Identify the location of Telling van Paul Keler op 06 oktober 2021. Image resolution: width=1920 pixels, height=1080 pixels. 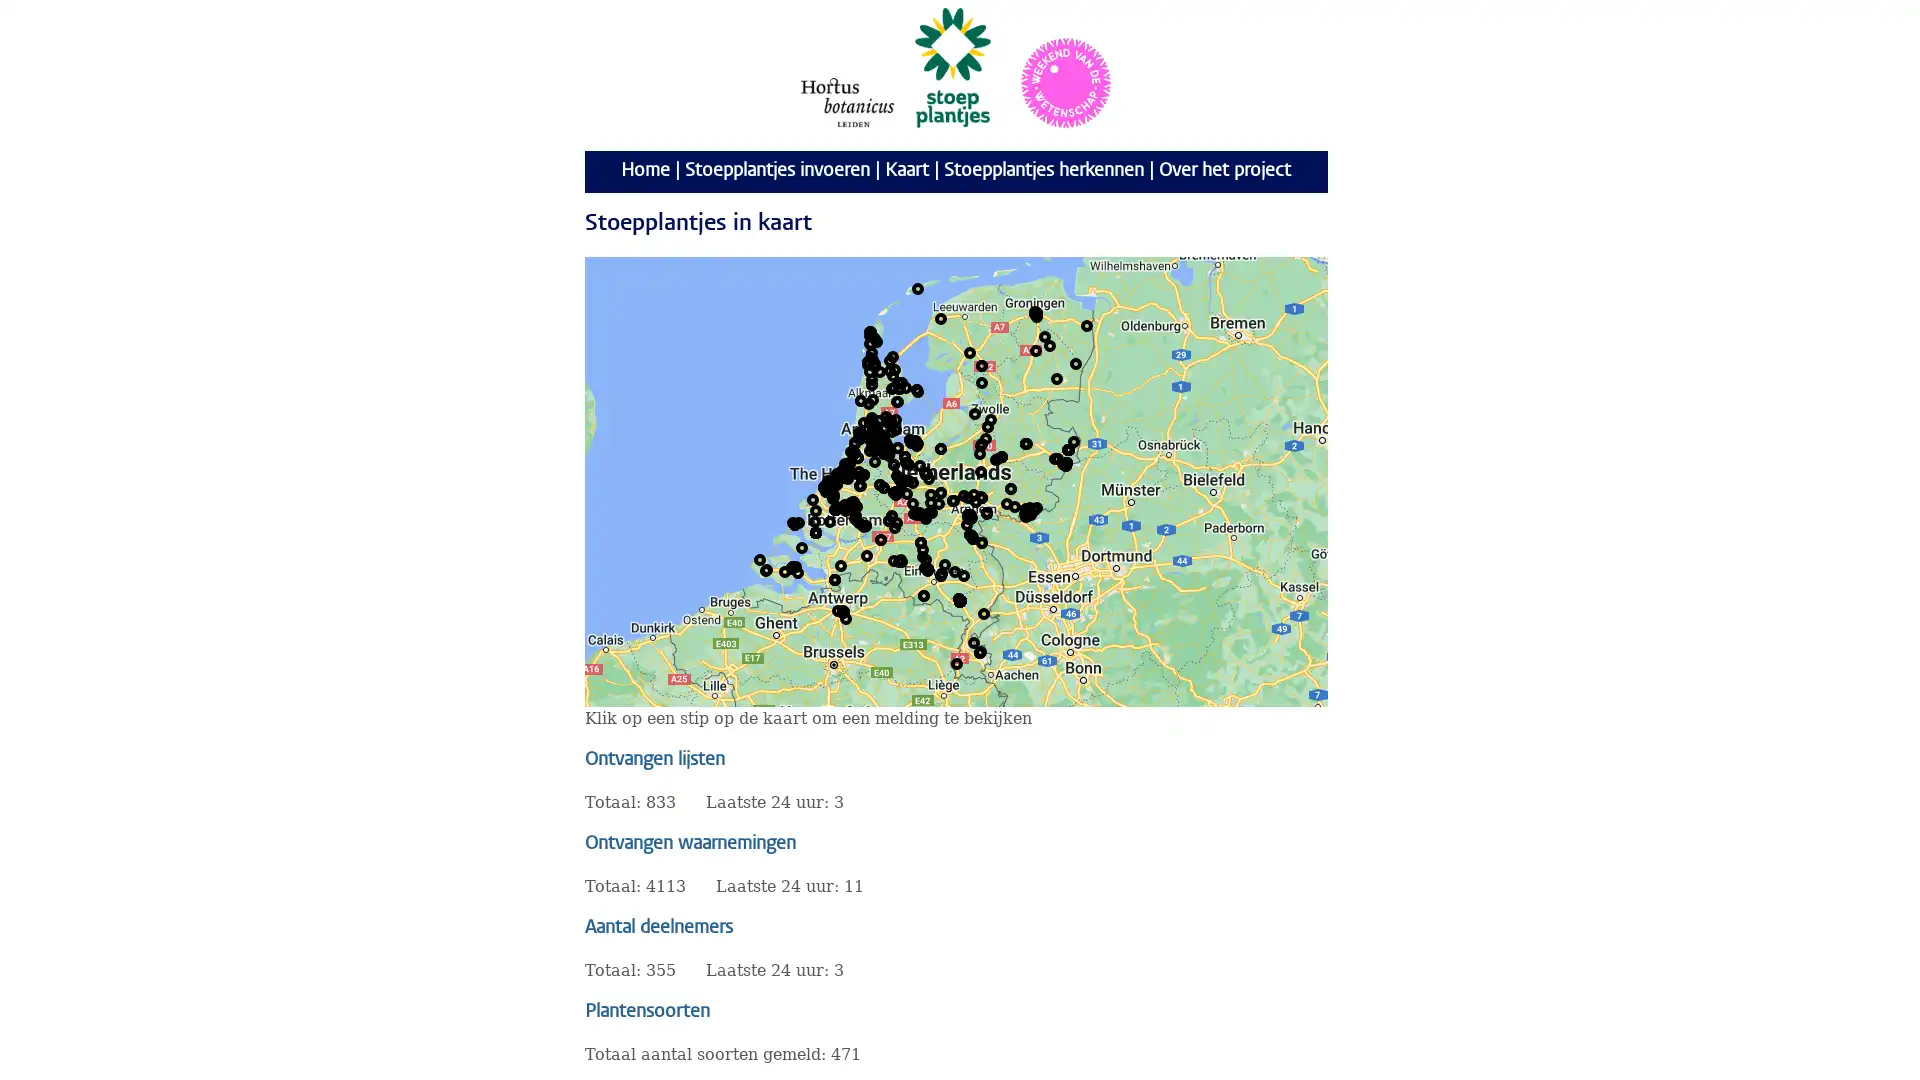
(841, 474).